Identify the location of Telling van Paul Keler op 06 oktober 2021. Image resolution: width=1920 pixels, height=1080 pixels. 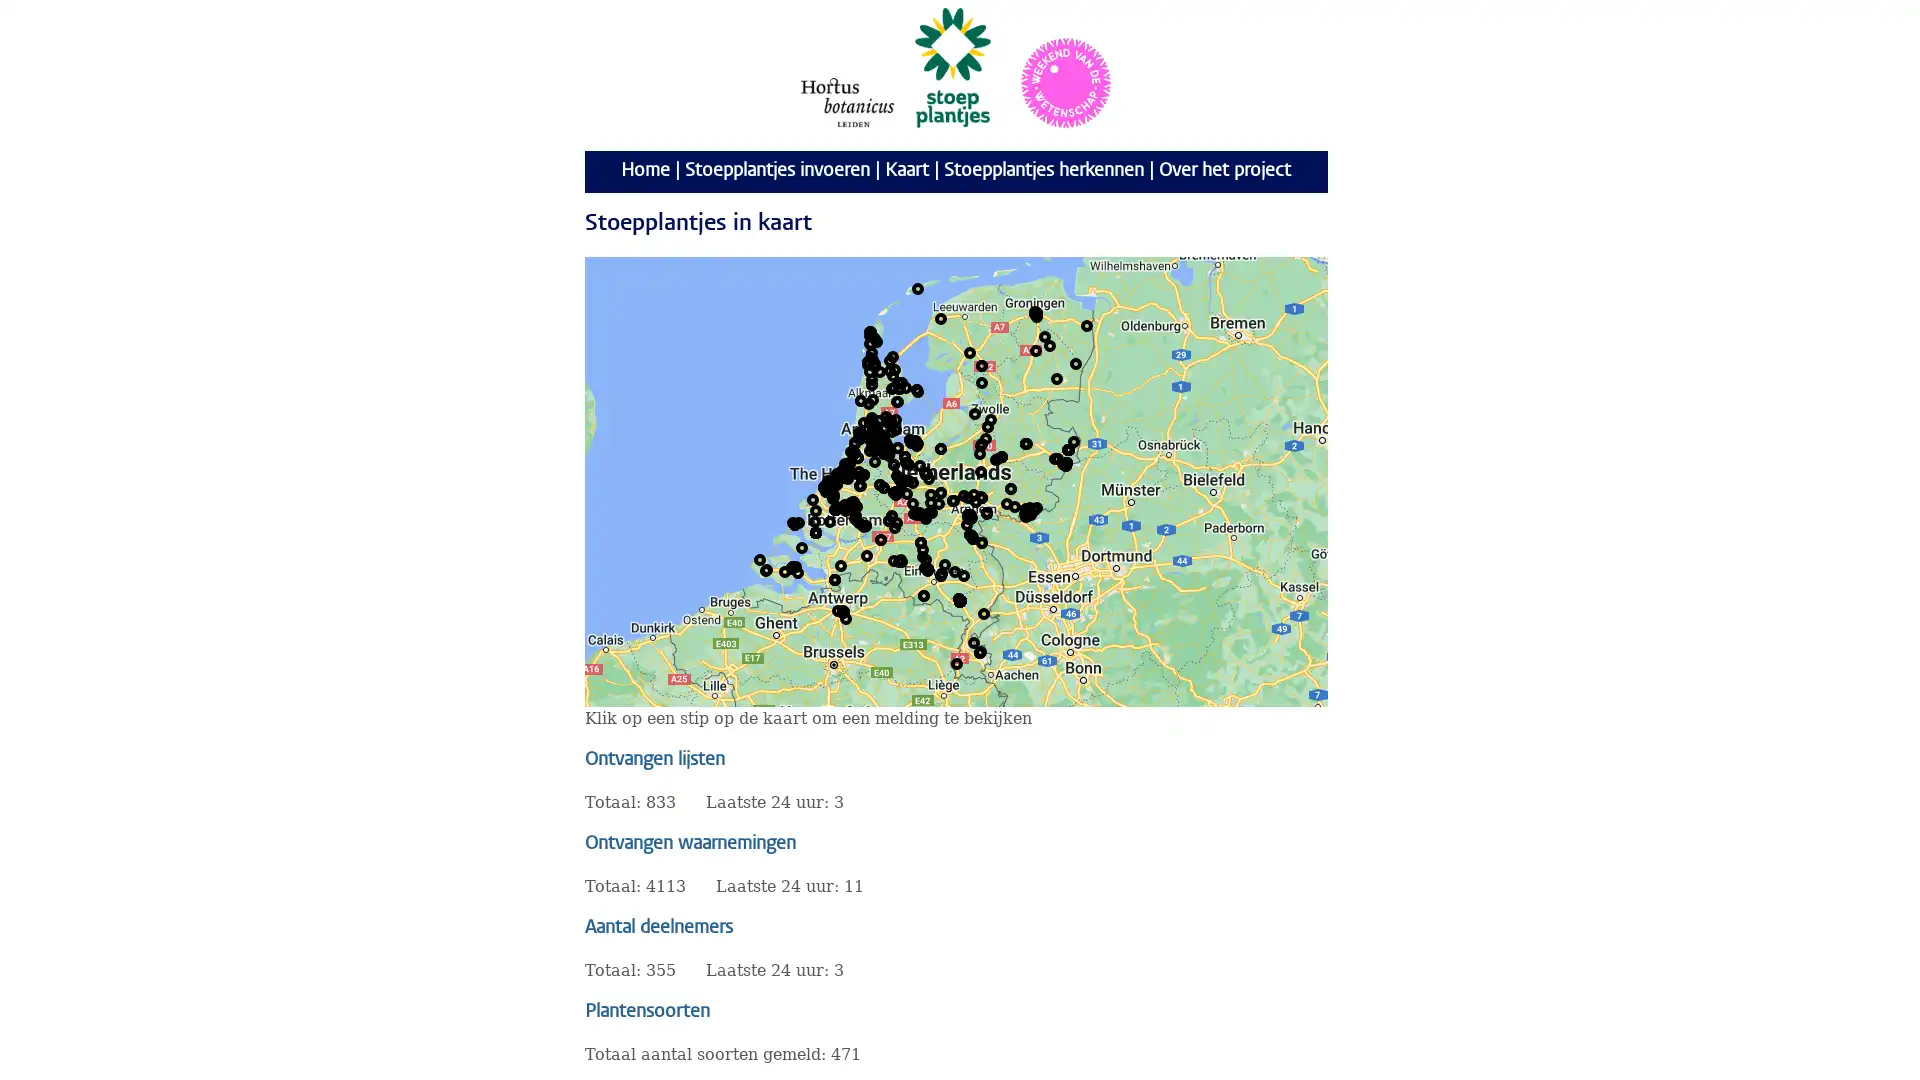
(841, 474).